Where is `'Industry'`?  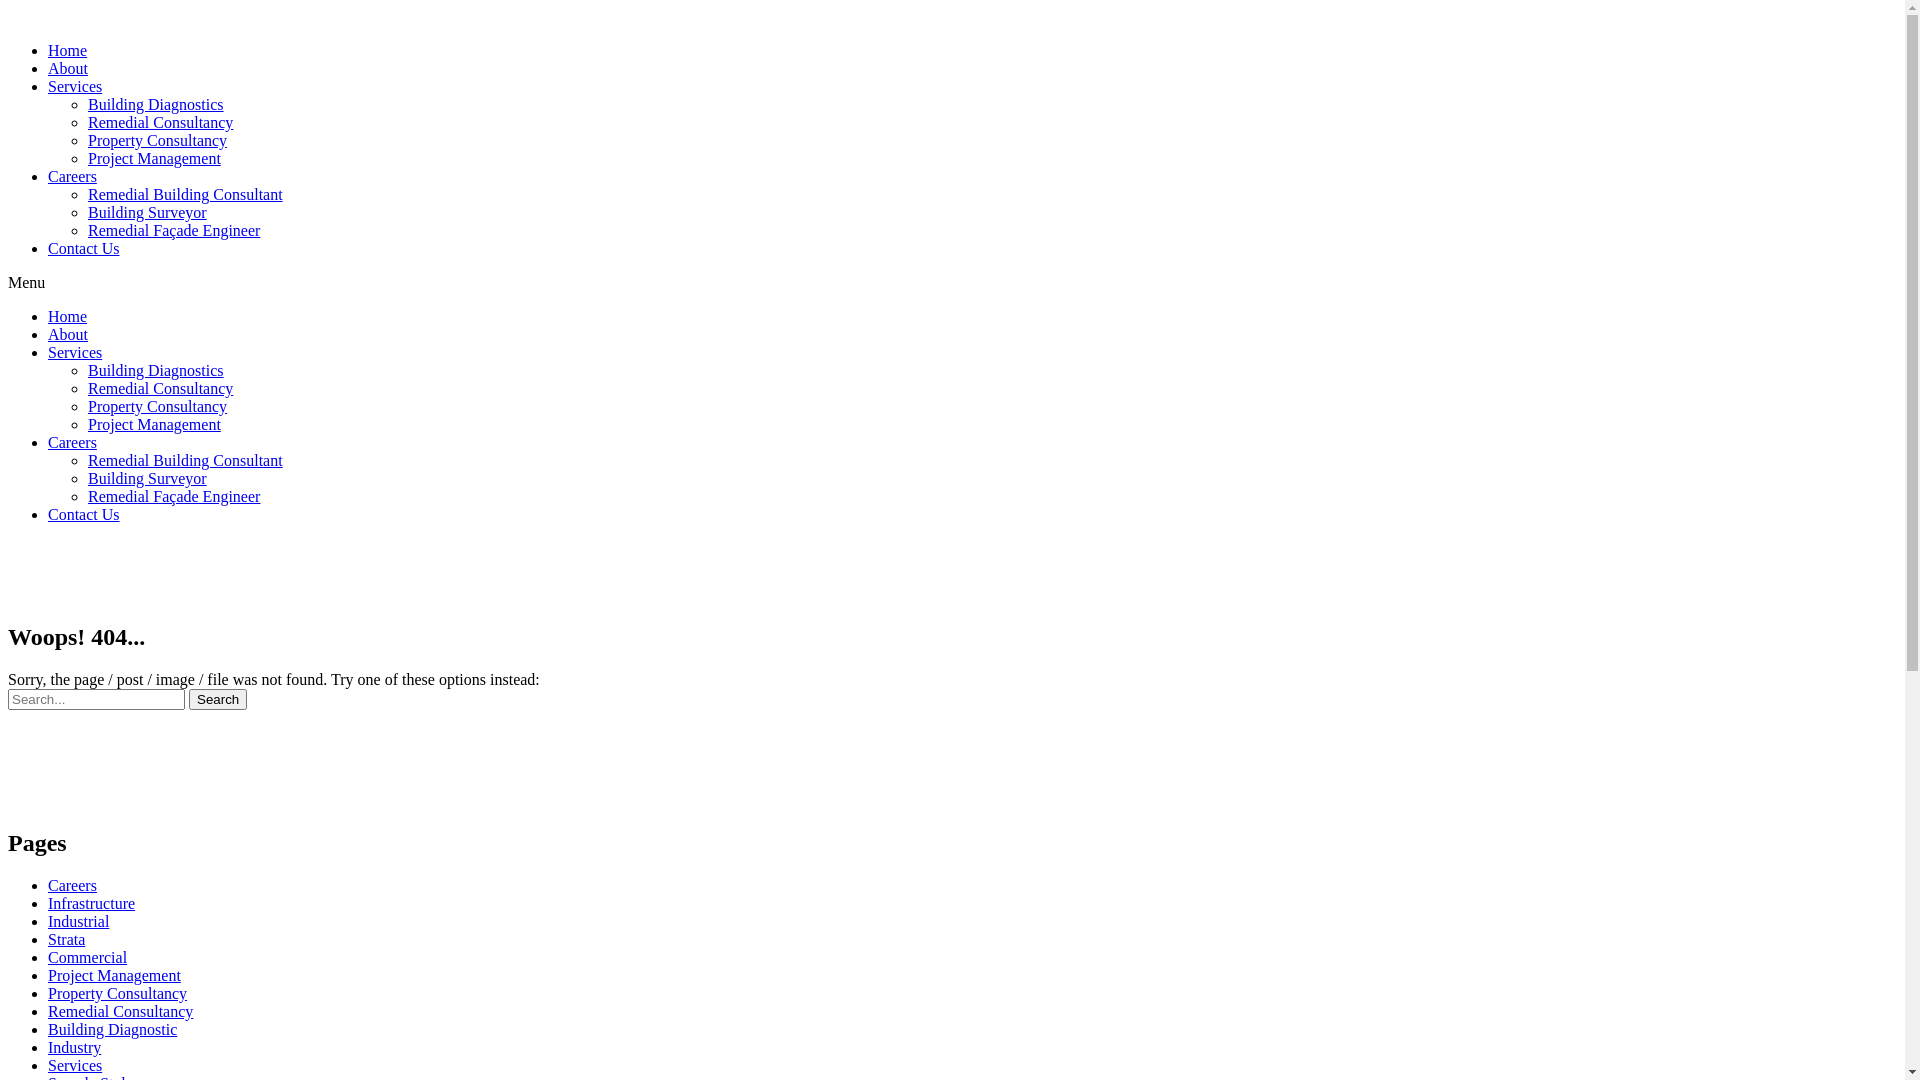
'Industry' is located at coordinates (74, 1046).